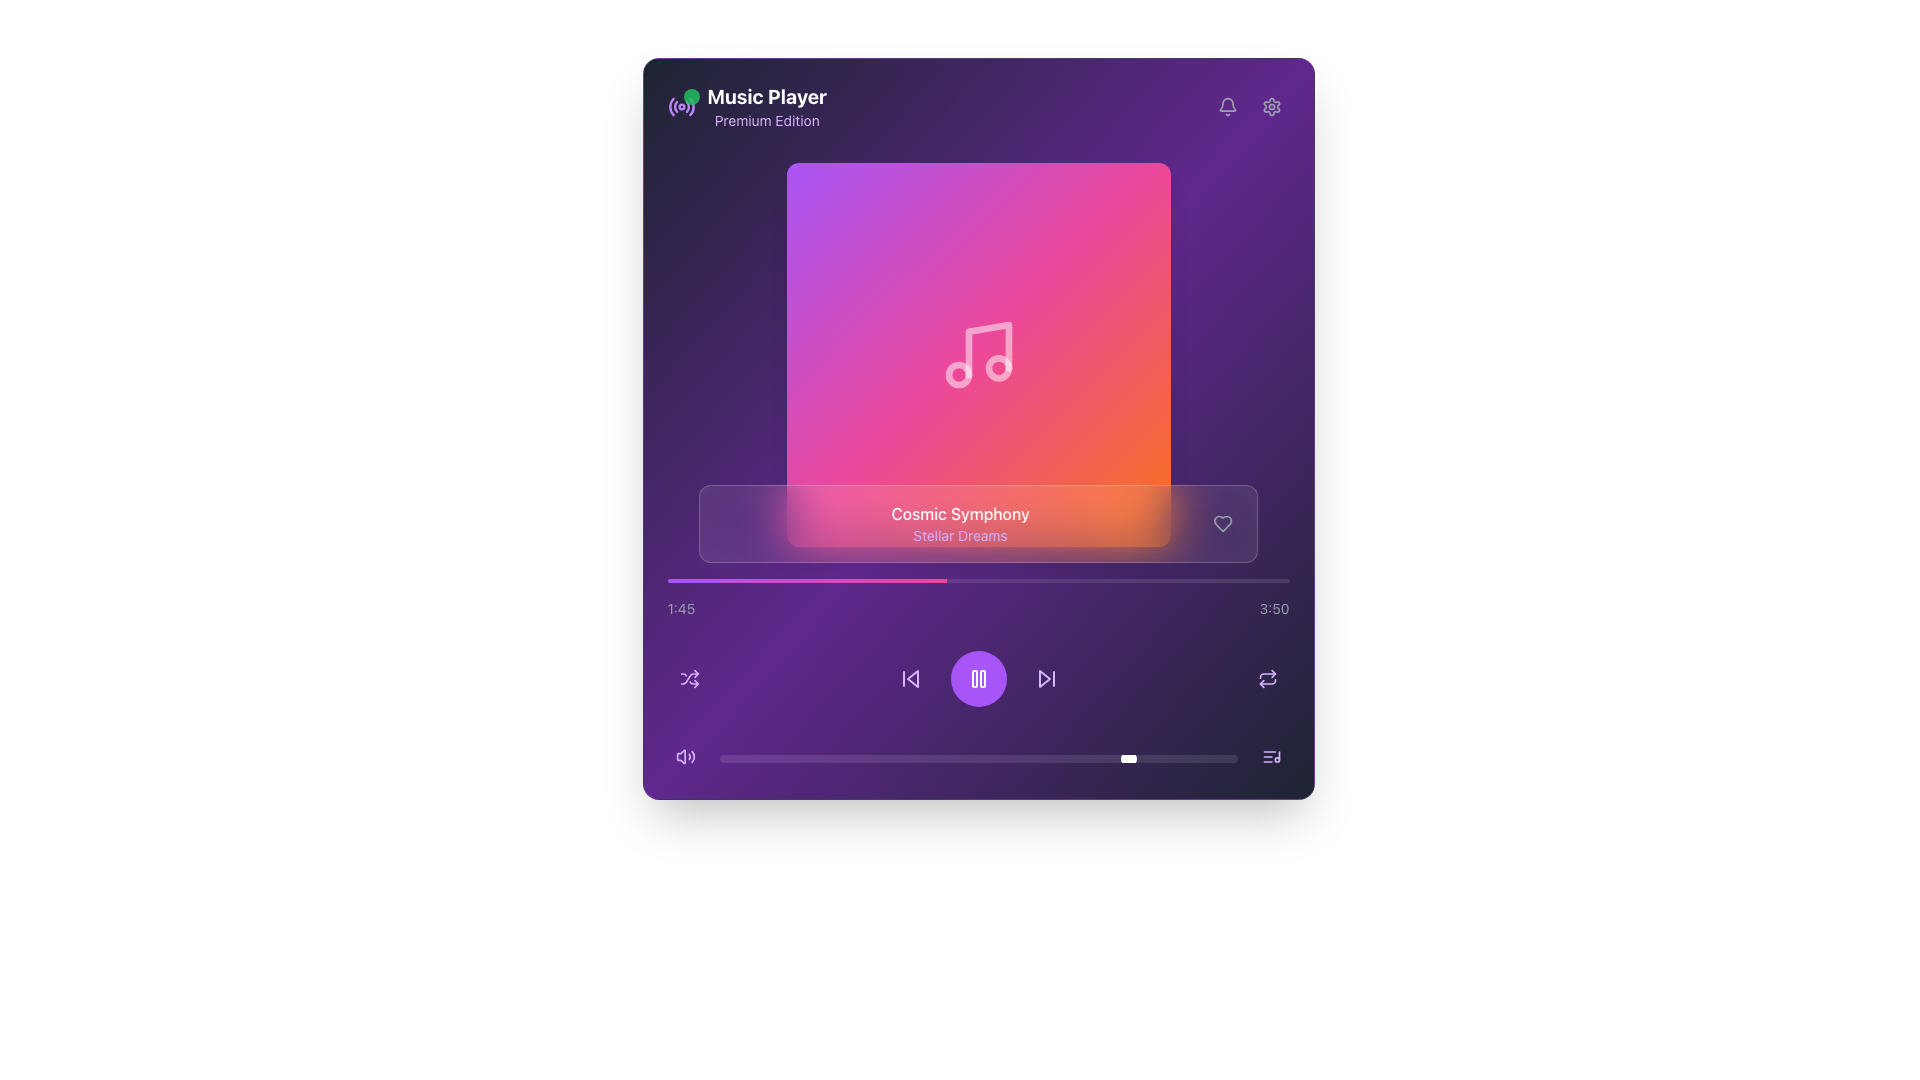 The image size is (1920, 1080). I want to click on text label indicating that the displayed music player interface belongs to the 'Premium Edition' version of the software, located directly below the 'Music Player' text, so click(766, 120).